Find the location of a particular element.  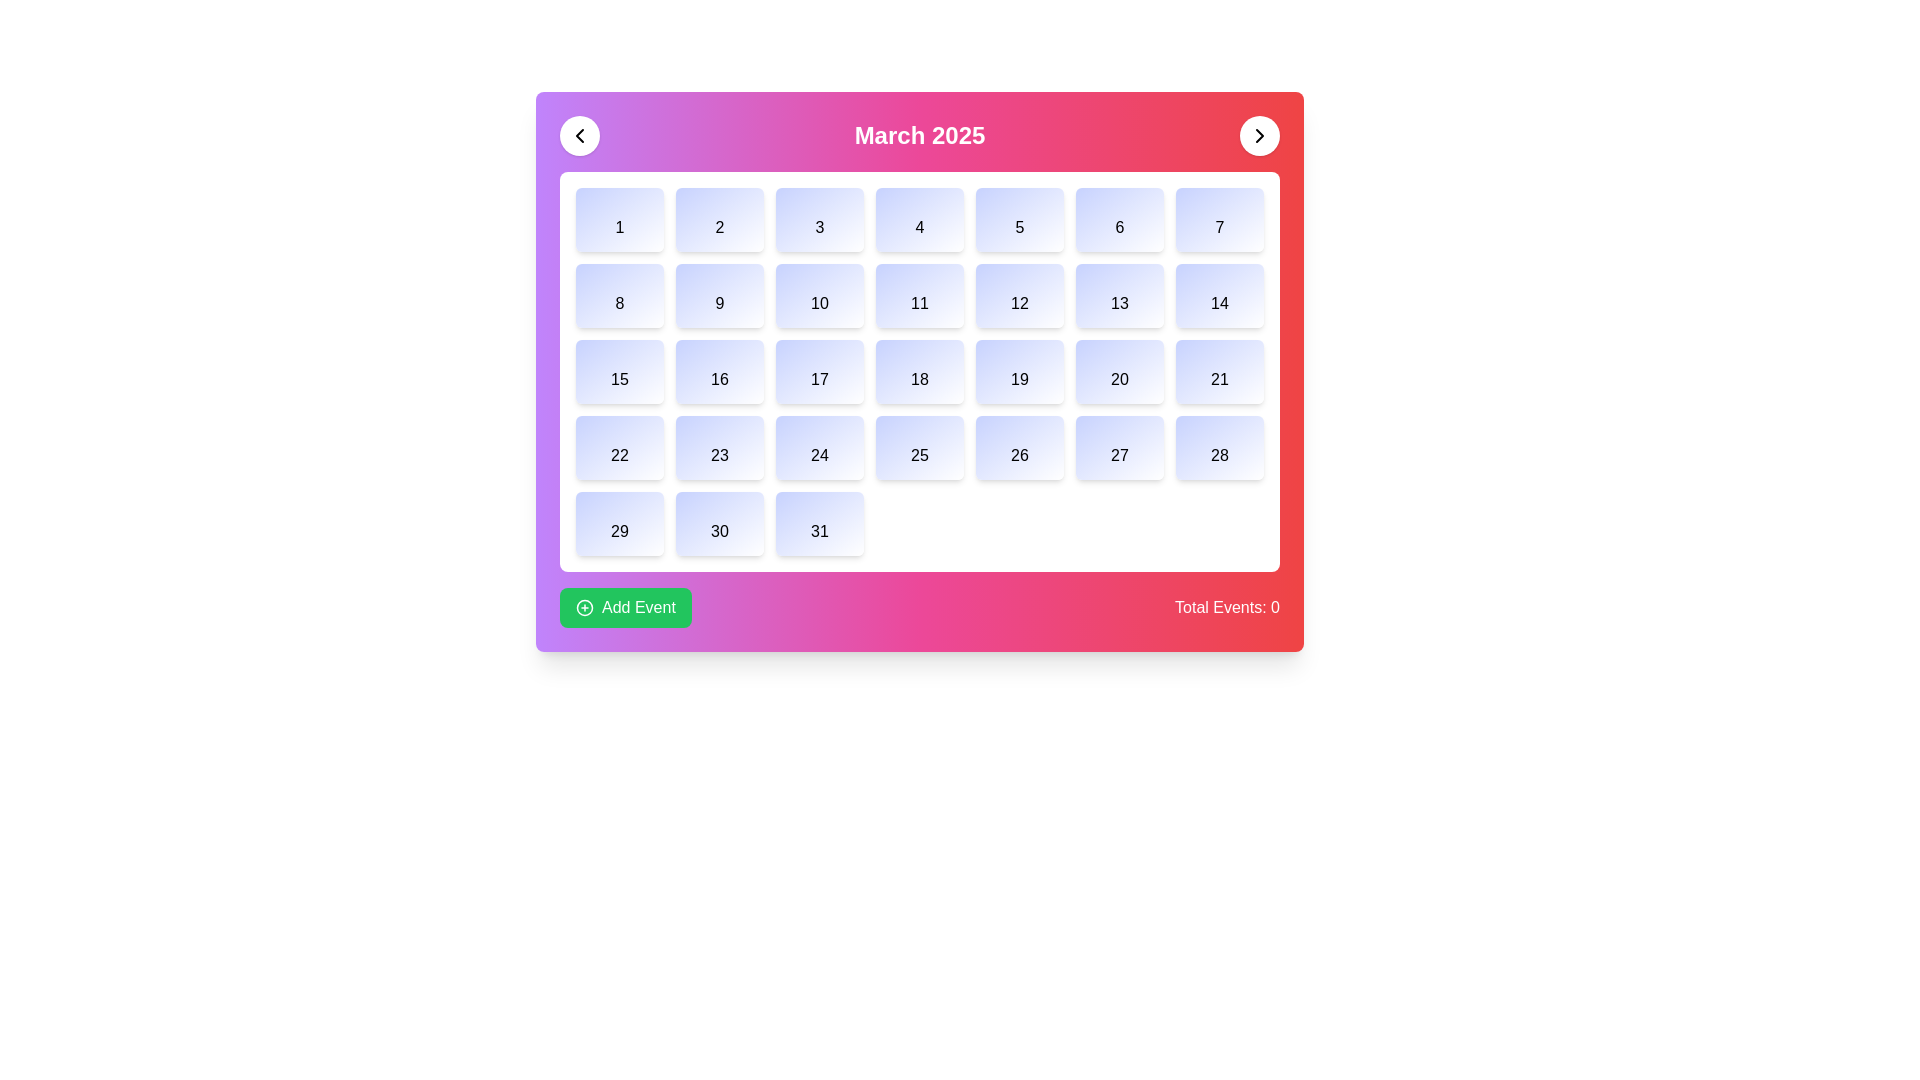

on the calendar day grid item representing the day '20' is located at coordinates (1118, 371).